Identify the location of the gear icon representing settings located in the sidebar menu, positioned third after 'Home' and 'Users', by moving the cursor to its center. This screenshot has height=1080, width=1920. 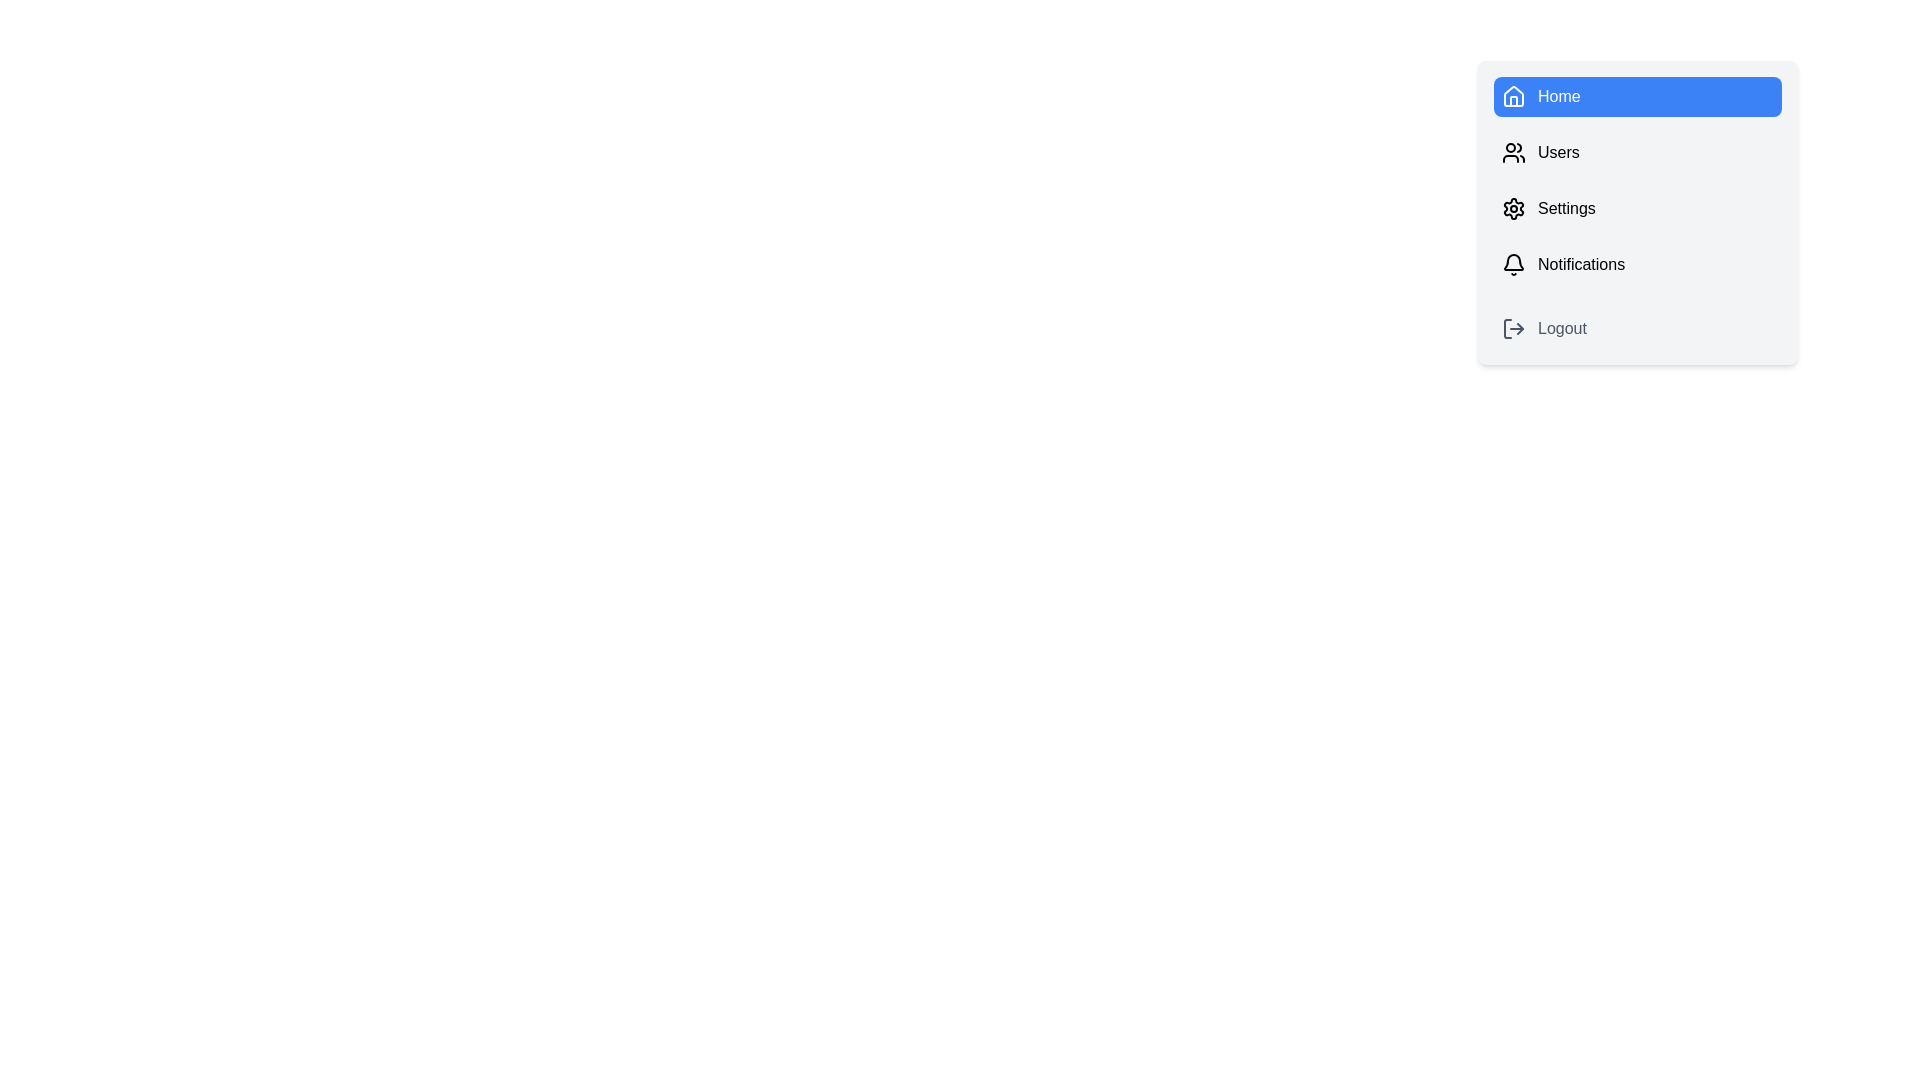
(1513, 208).